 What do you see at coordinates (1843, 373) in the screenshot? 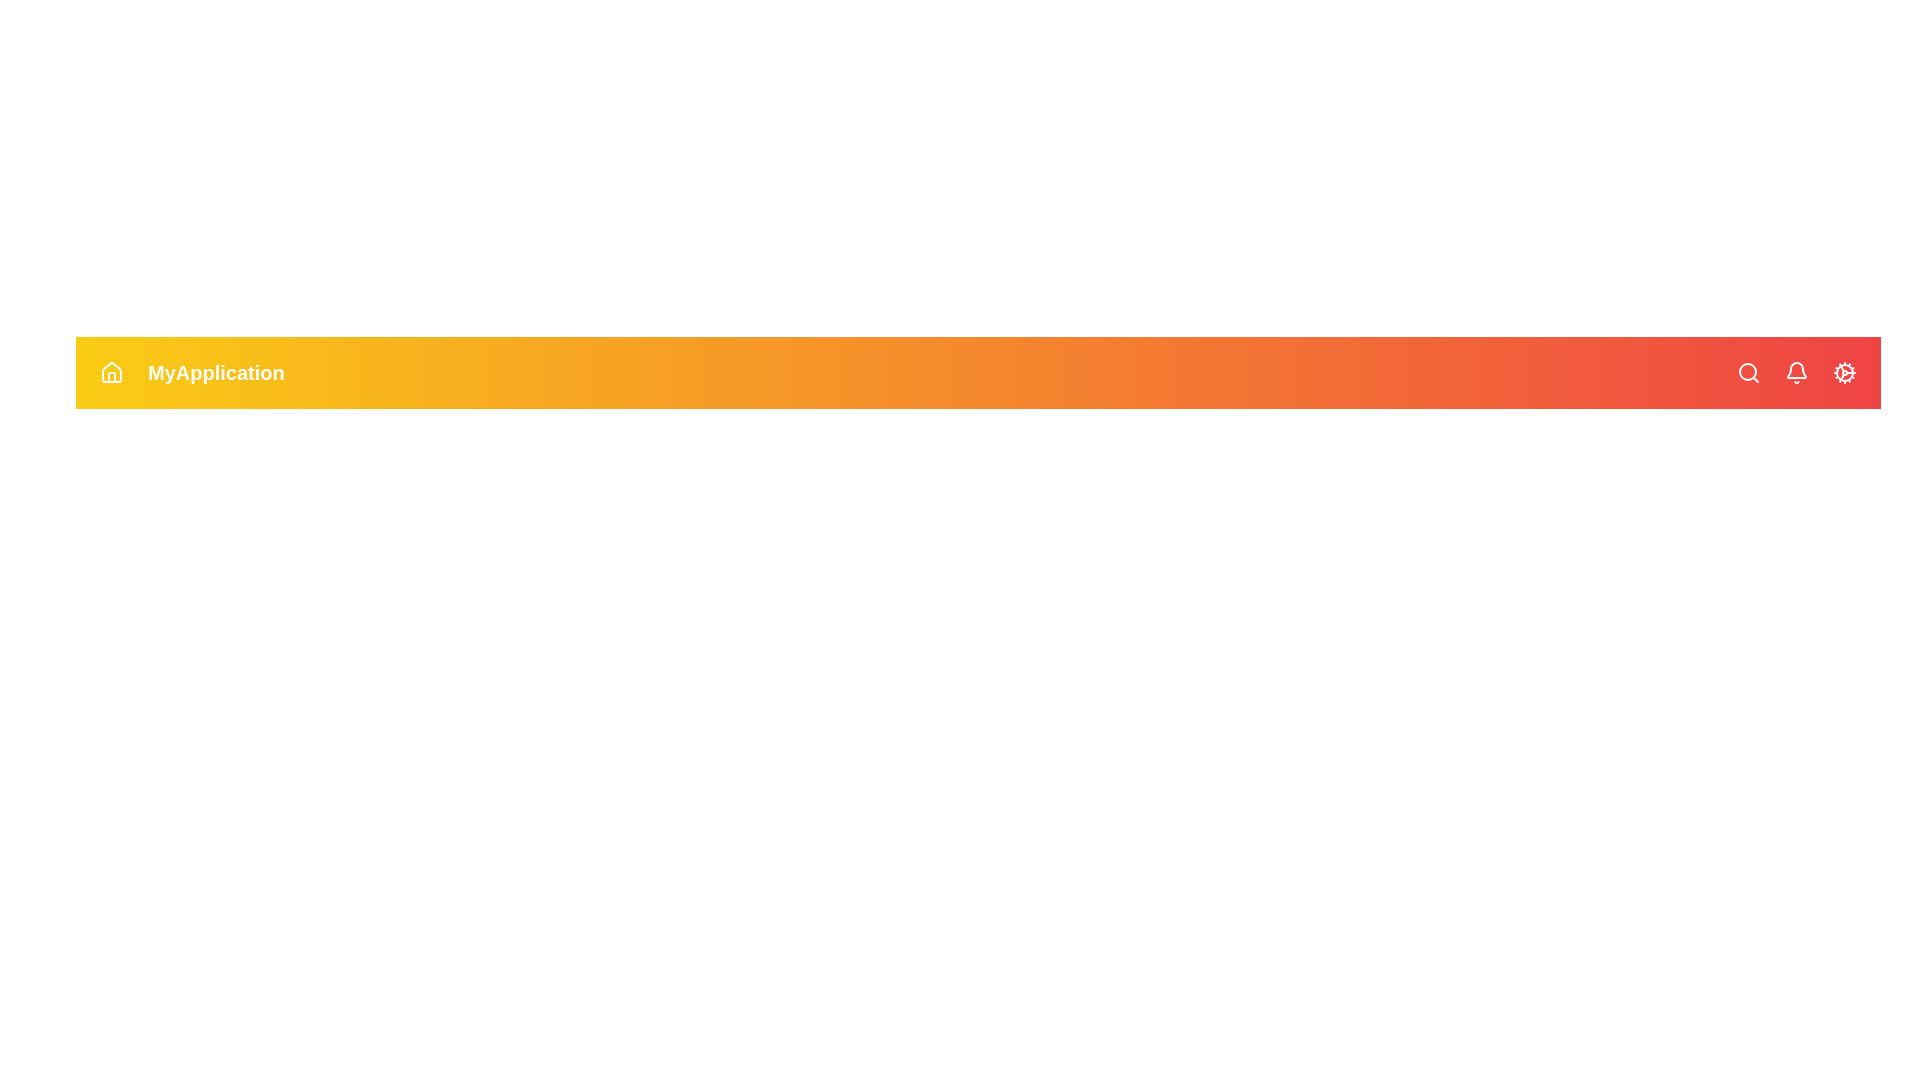
I see `the circular icon that is part of the cogwheel shape located on the far right side of the navigation bar` at bounding box center [1843, 373].